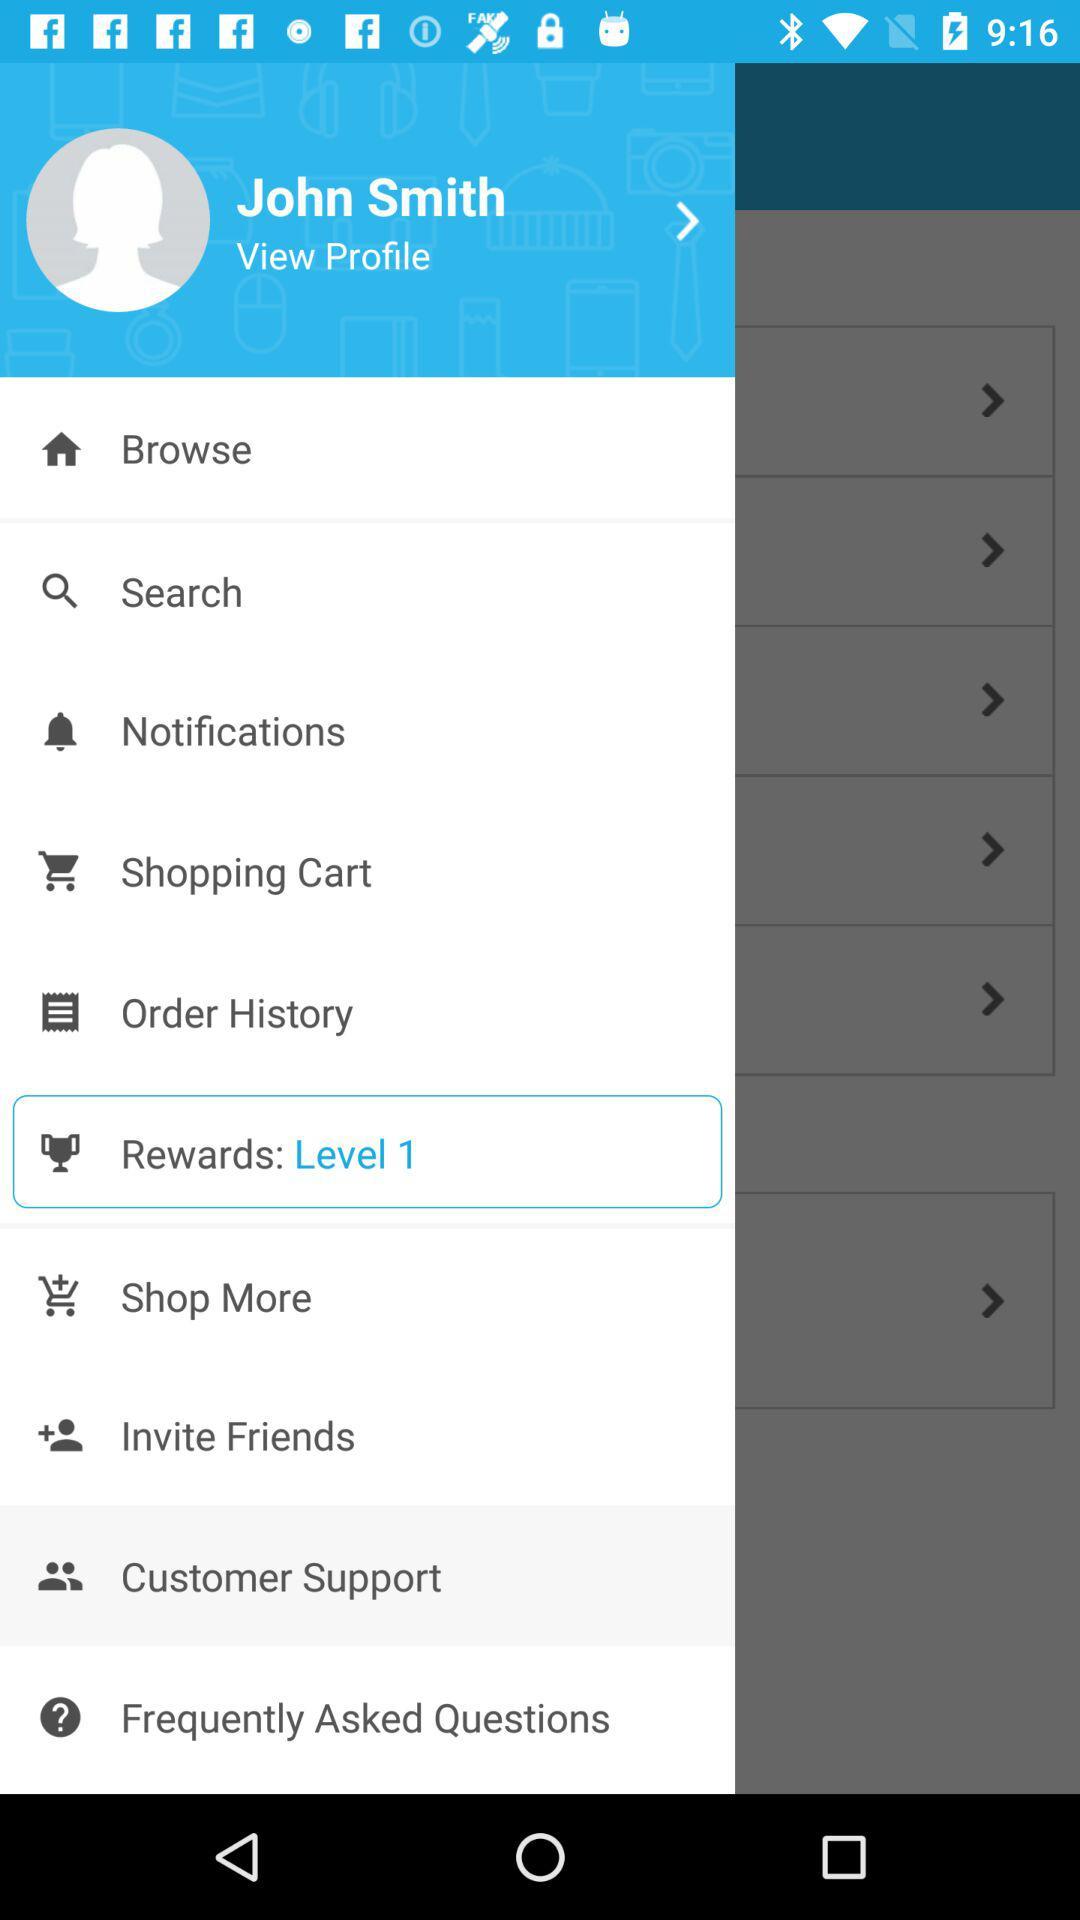  What do you see at coordinates (59, 1152) in the screenshot?
I see `the trophy icon which is on the left side of rewards level 1` at bounding box center [59, 1152].